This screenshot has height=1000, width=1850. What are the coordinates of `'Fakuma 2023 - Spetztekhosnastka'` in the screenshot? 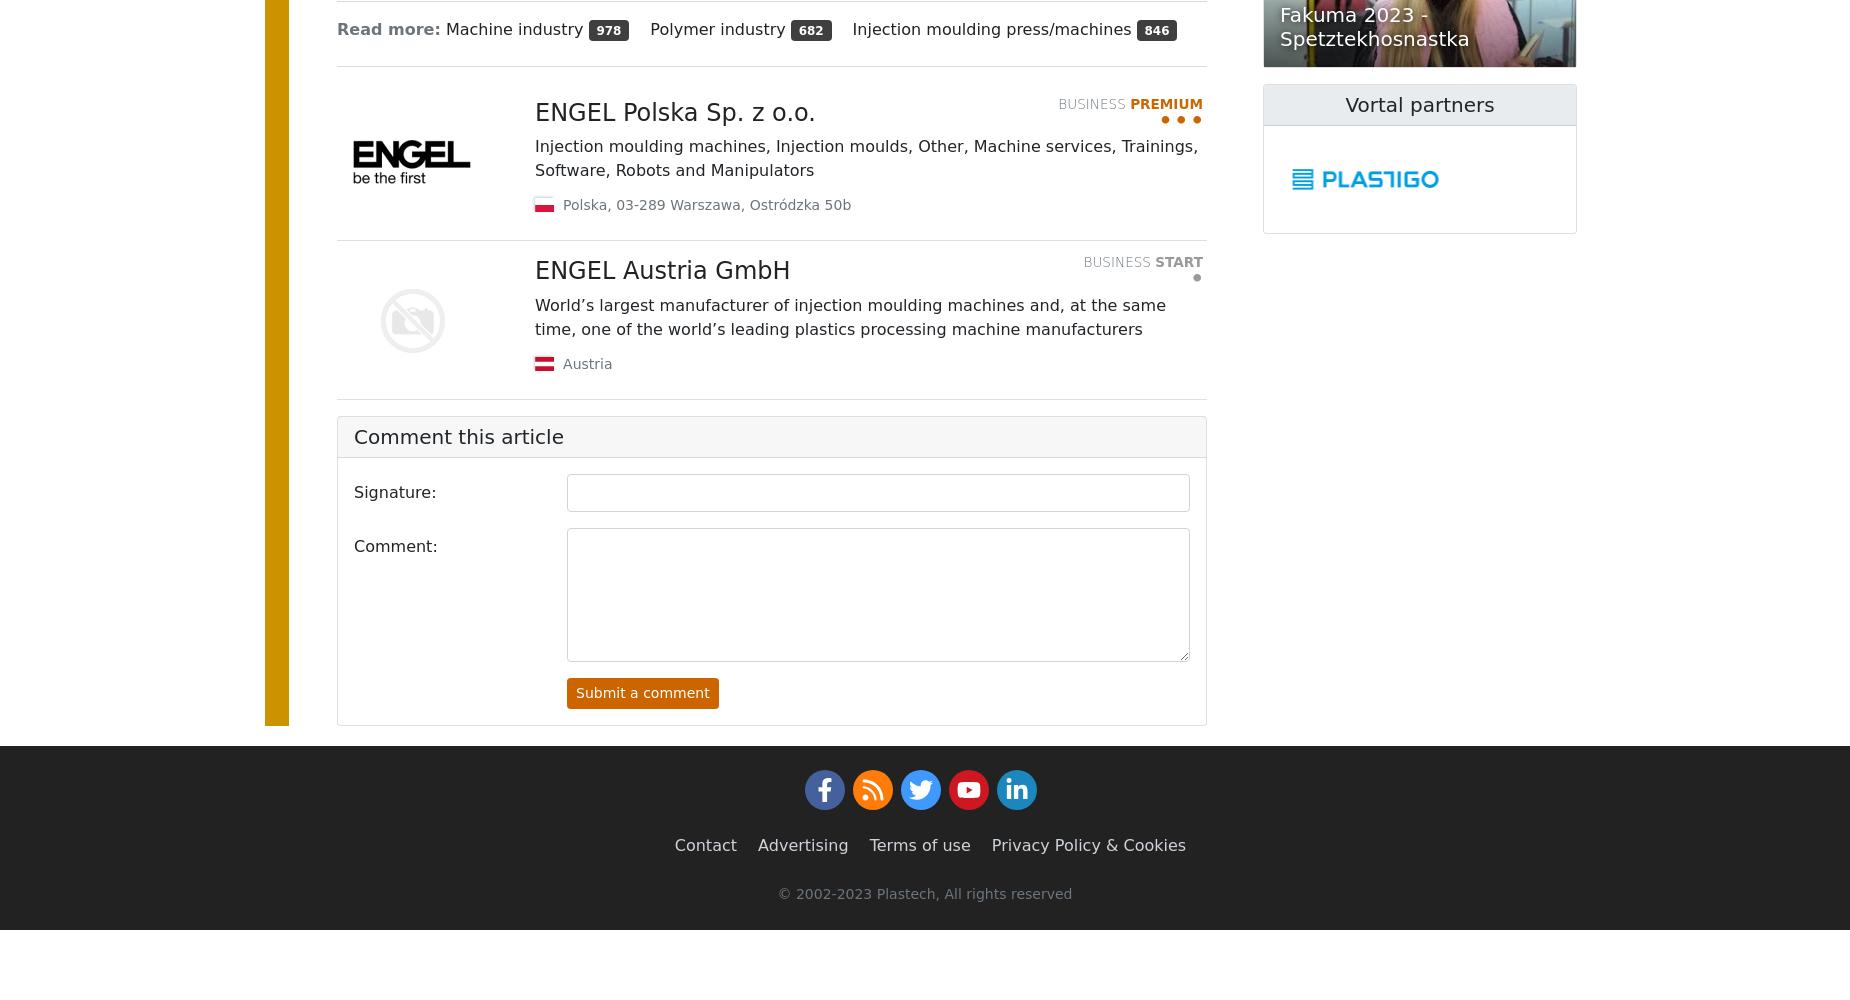 It's located at (1373, 27).